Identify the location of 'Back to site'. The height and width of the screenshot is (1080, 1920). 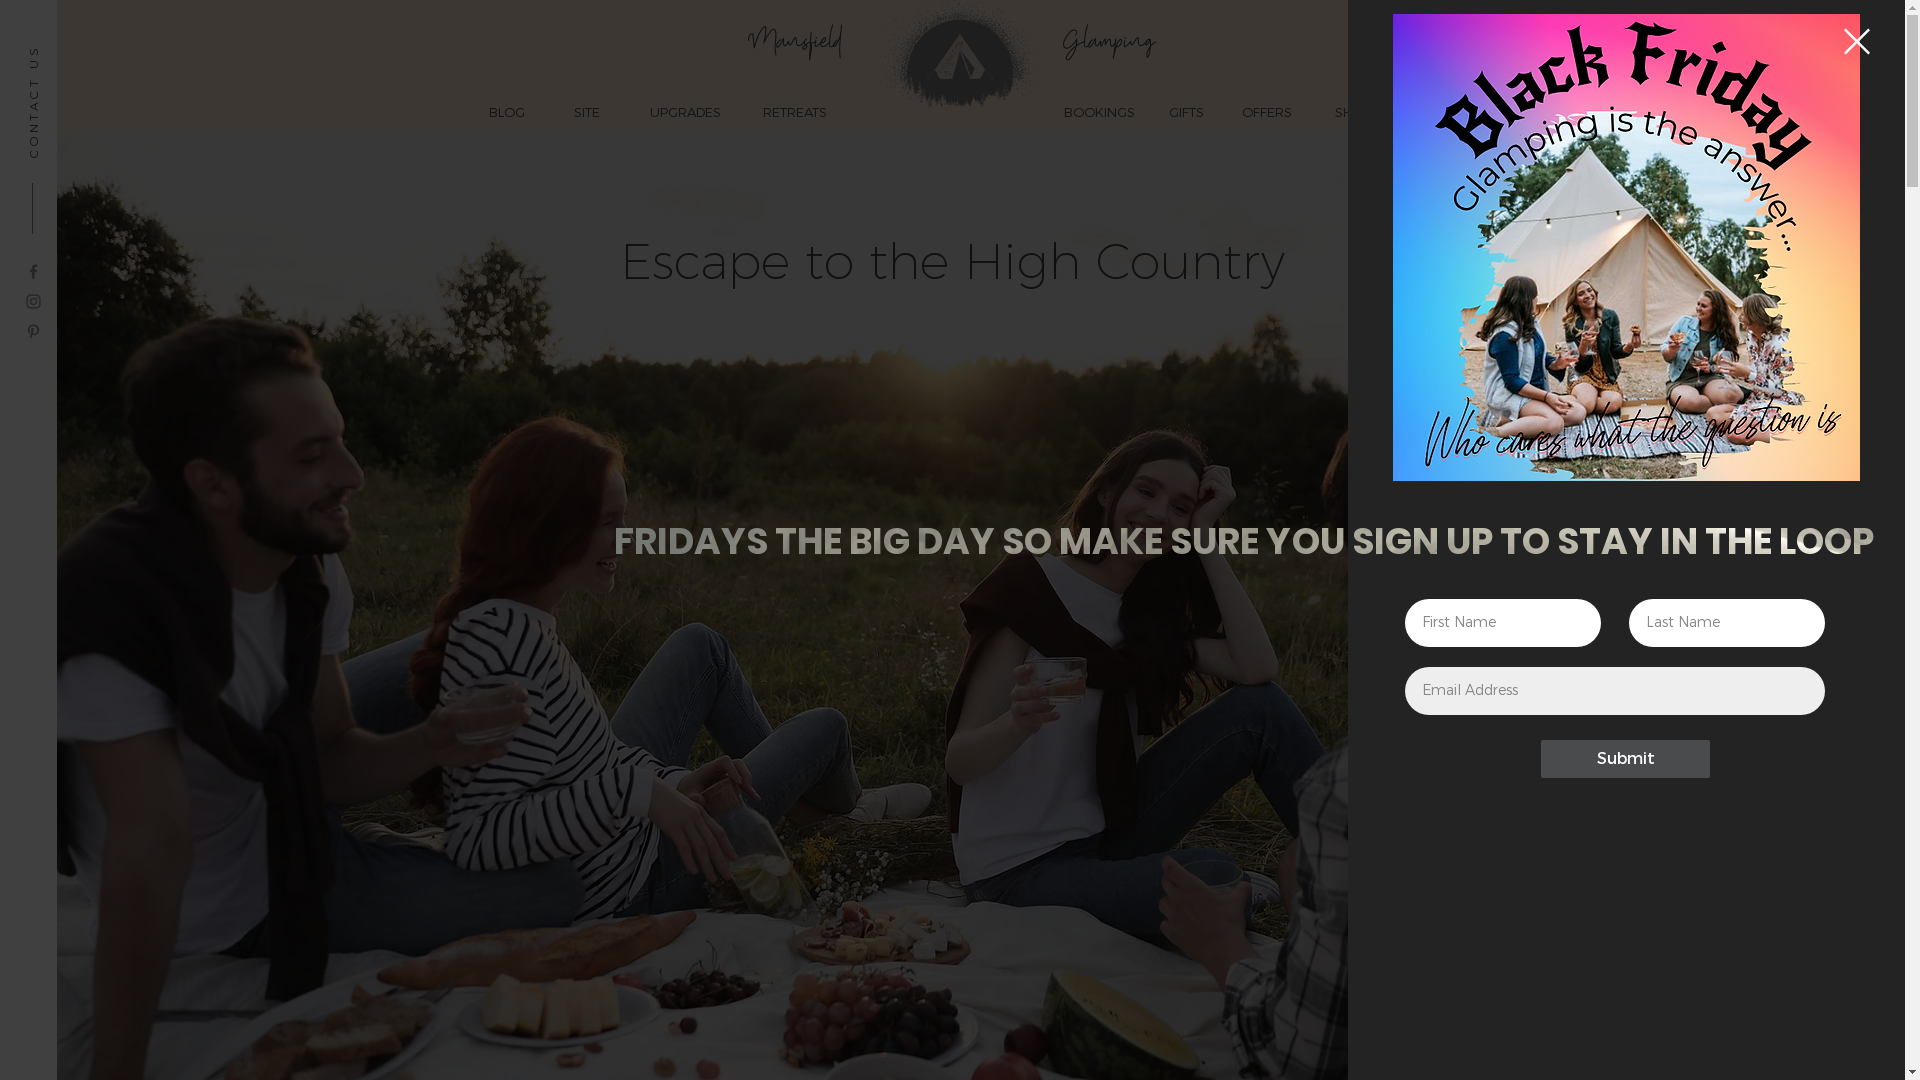
(1842, 41).